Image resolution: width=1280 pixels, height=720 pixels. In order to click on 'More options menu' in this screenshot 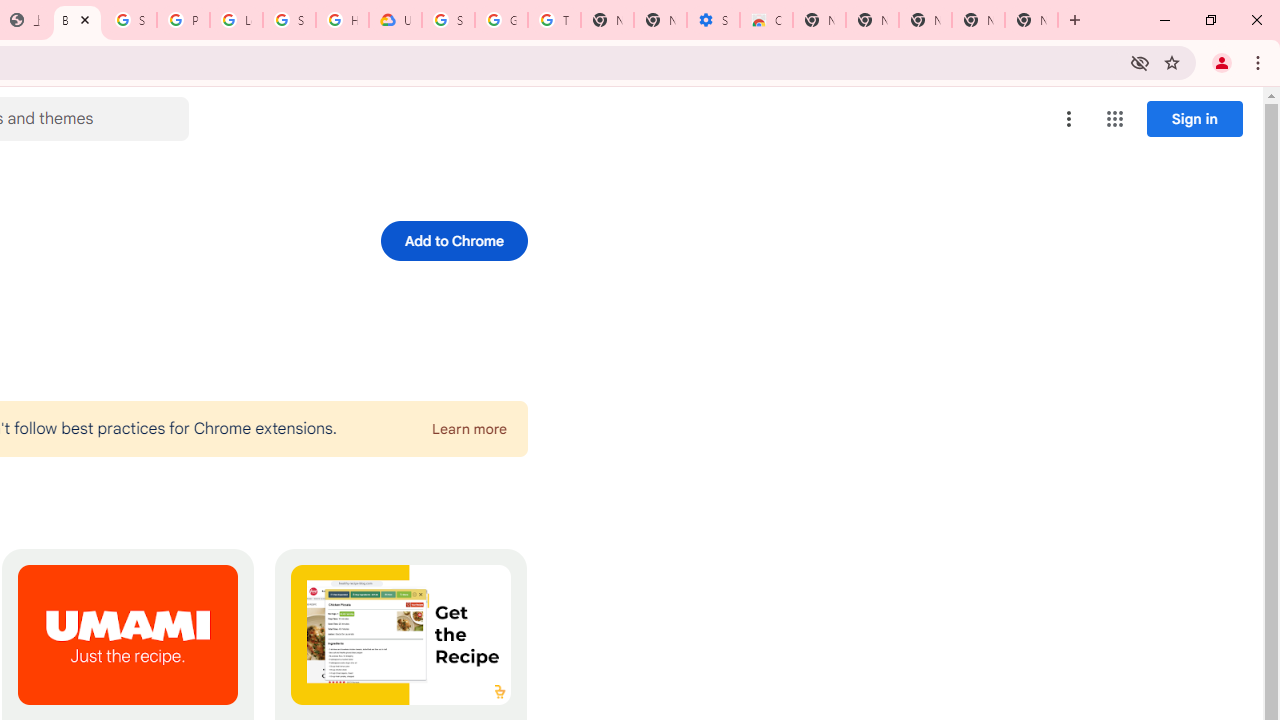, I will do `click(1068, 119)`.